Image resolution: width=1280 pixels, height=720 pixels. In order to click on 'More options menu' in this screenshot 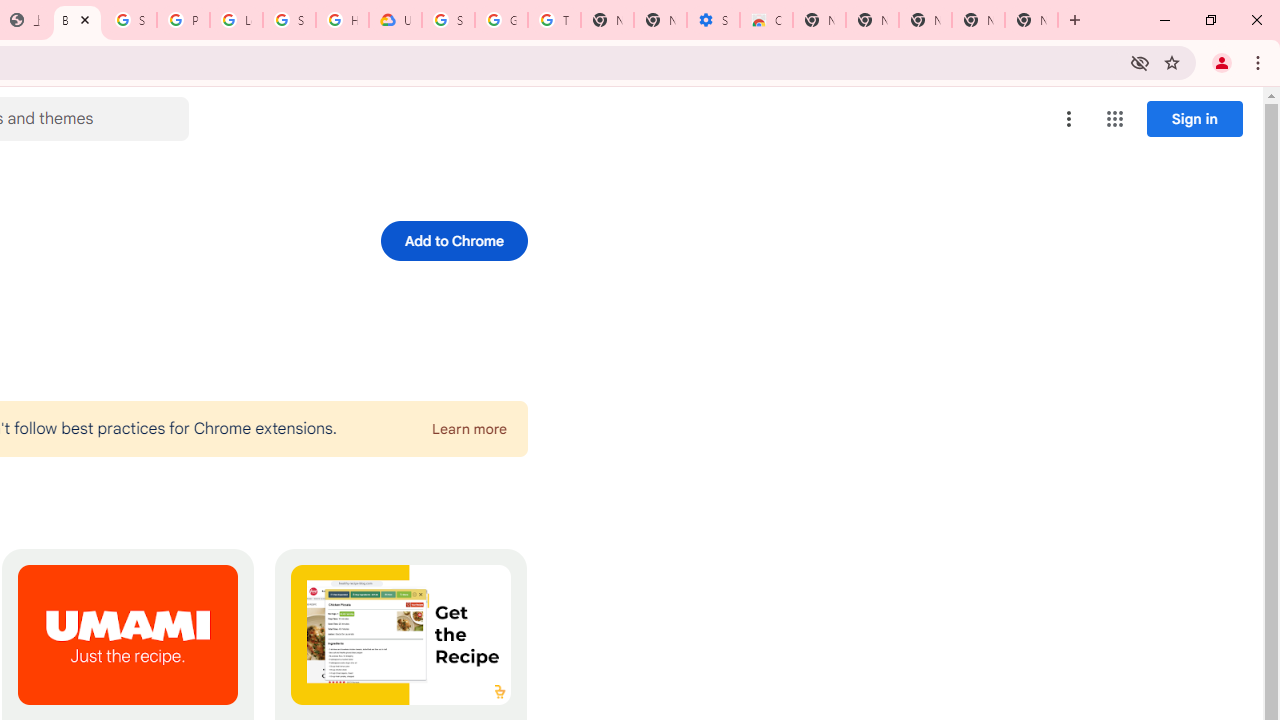, I will do `click(1068, 119)`.